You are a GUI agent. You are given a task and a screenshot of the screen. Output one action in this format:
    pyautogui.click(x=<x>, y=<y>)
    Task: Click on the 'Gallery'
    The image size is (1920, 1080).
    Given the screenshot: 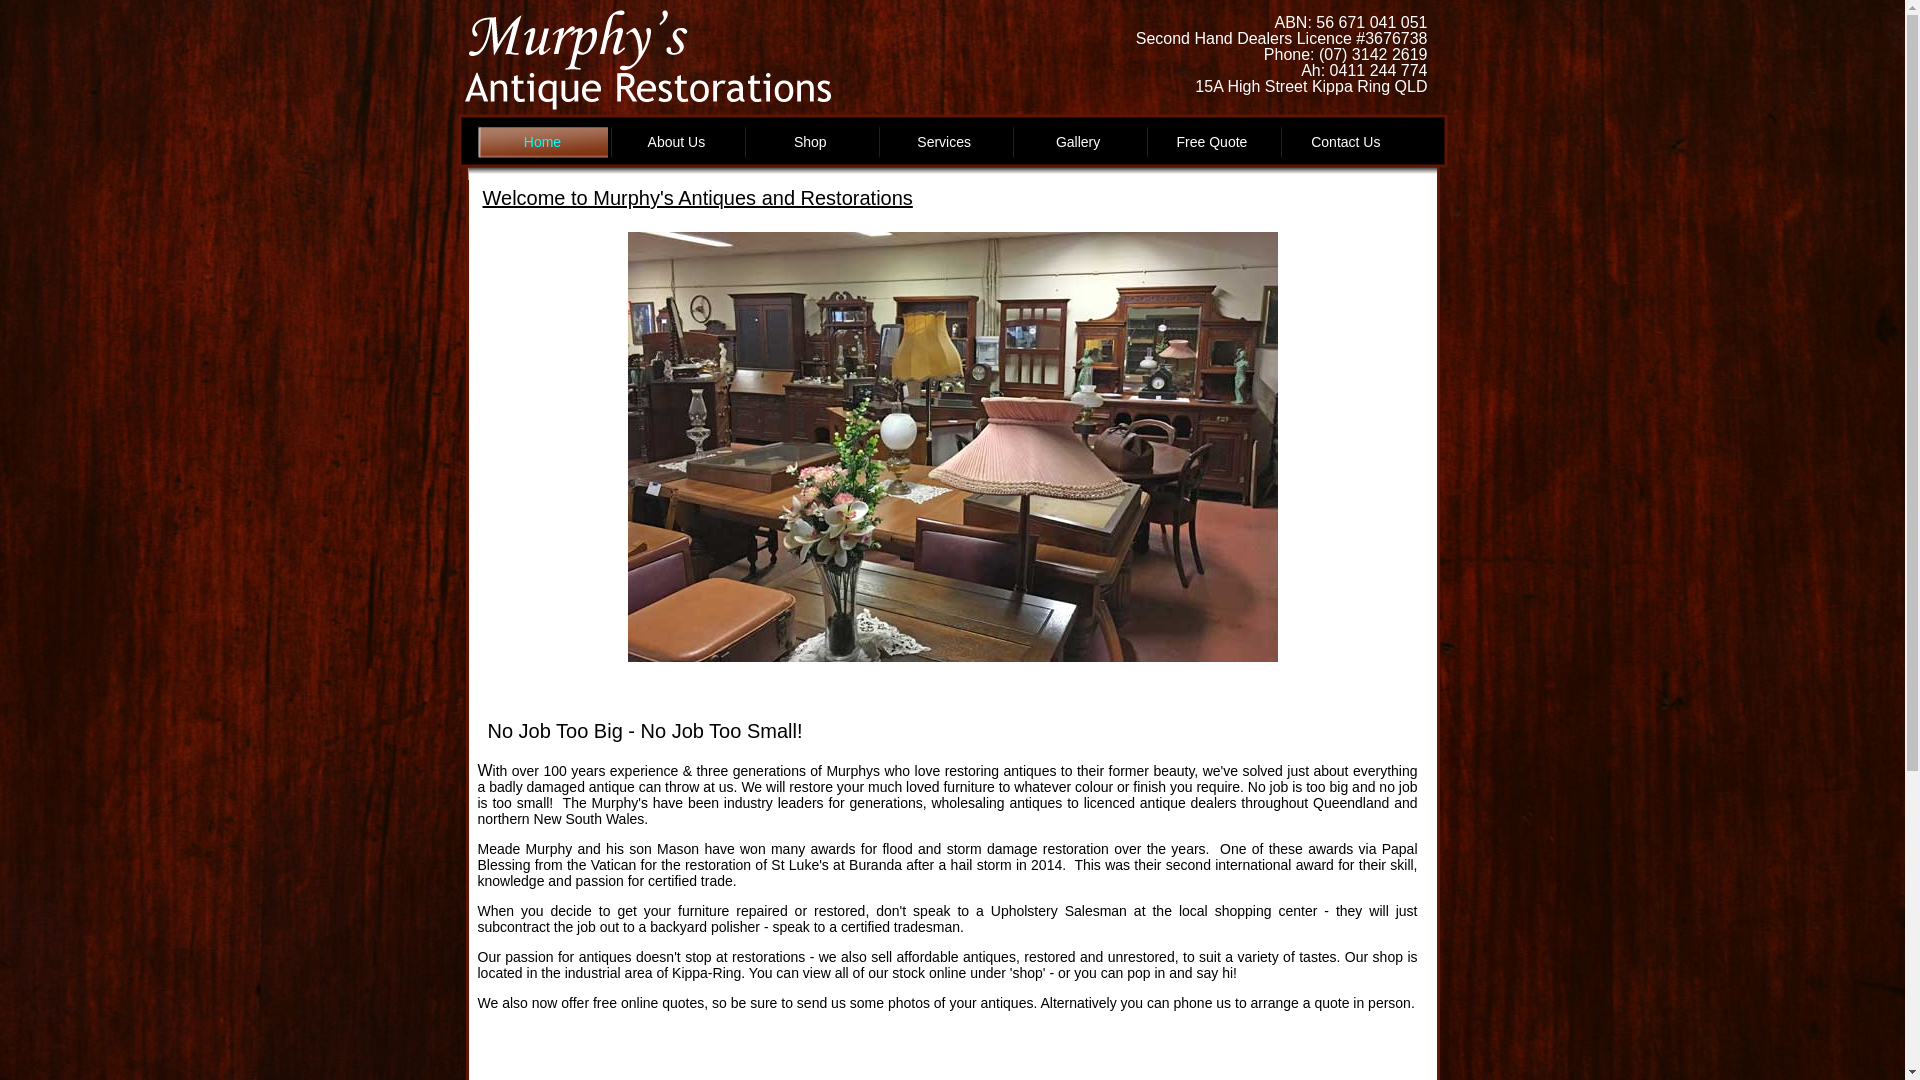 What is the action you would take?
    pyautogui.click(x=1077, y=144)
    